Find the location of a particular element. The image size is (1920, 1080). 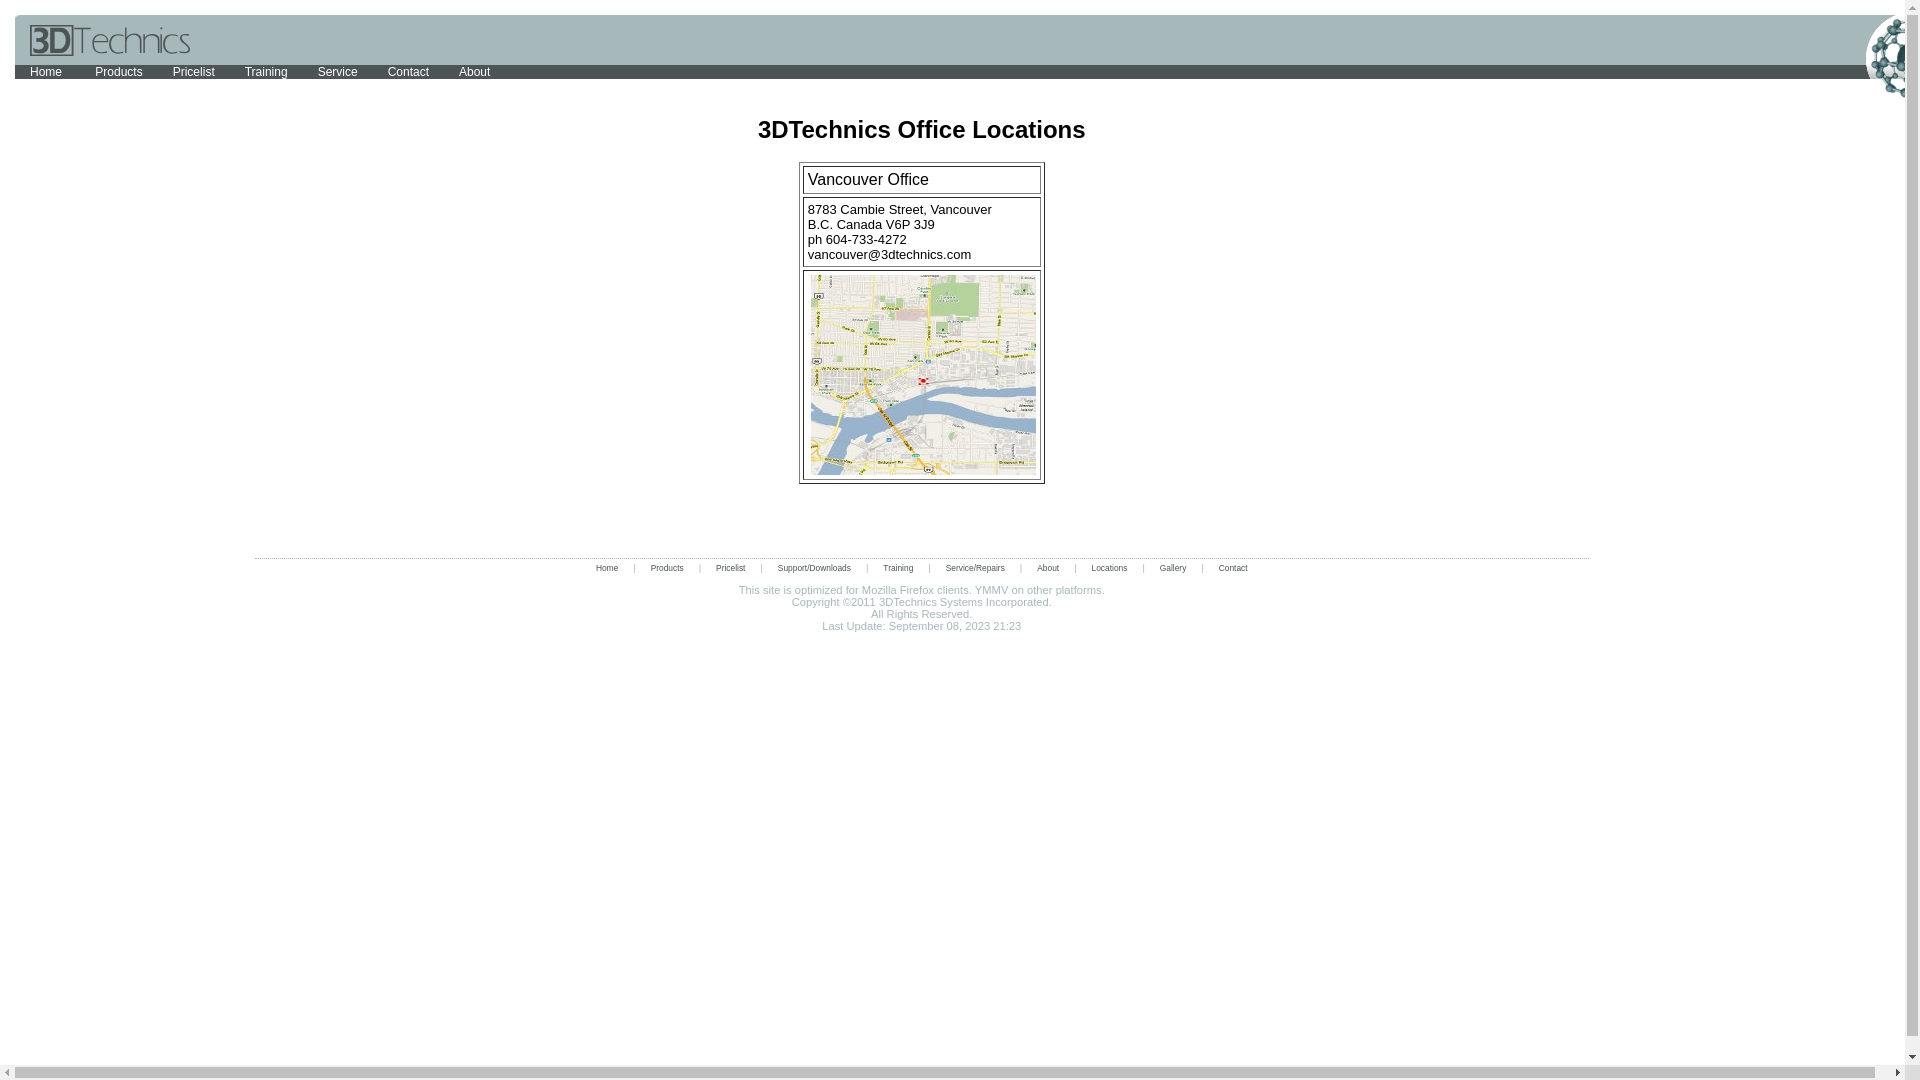

'Contact' is located at coordinates (373, 71).